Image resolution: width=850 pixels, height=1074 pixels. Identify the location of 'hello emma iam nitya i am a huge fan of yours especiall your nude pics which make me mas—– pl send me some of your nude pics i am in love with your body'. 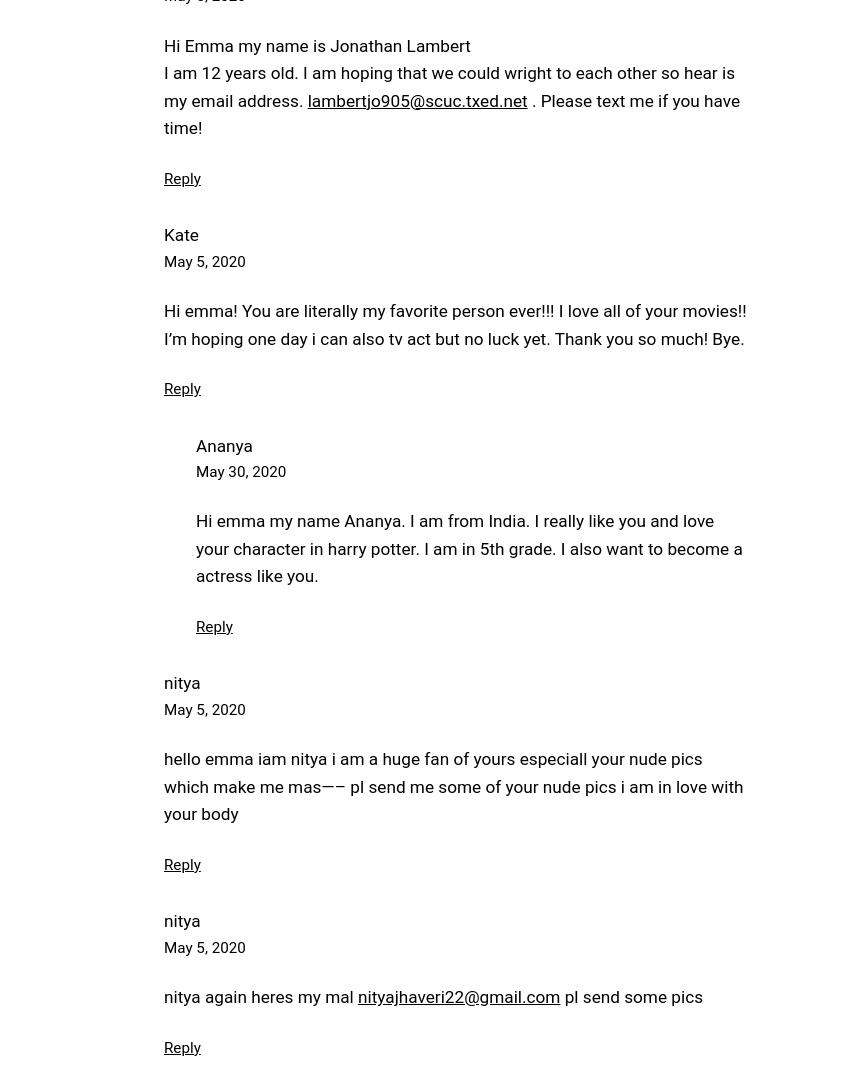
(163, 785).